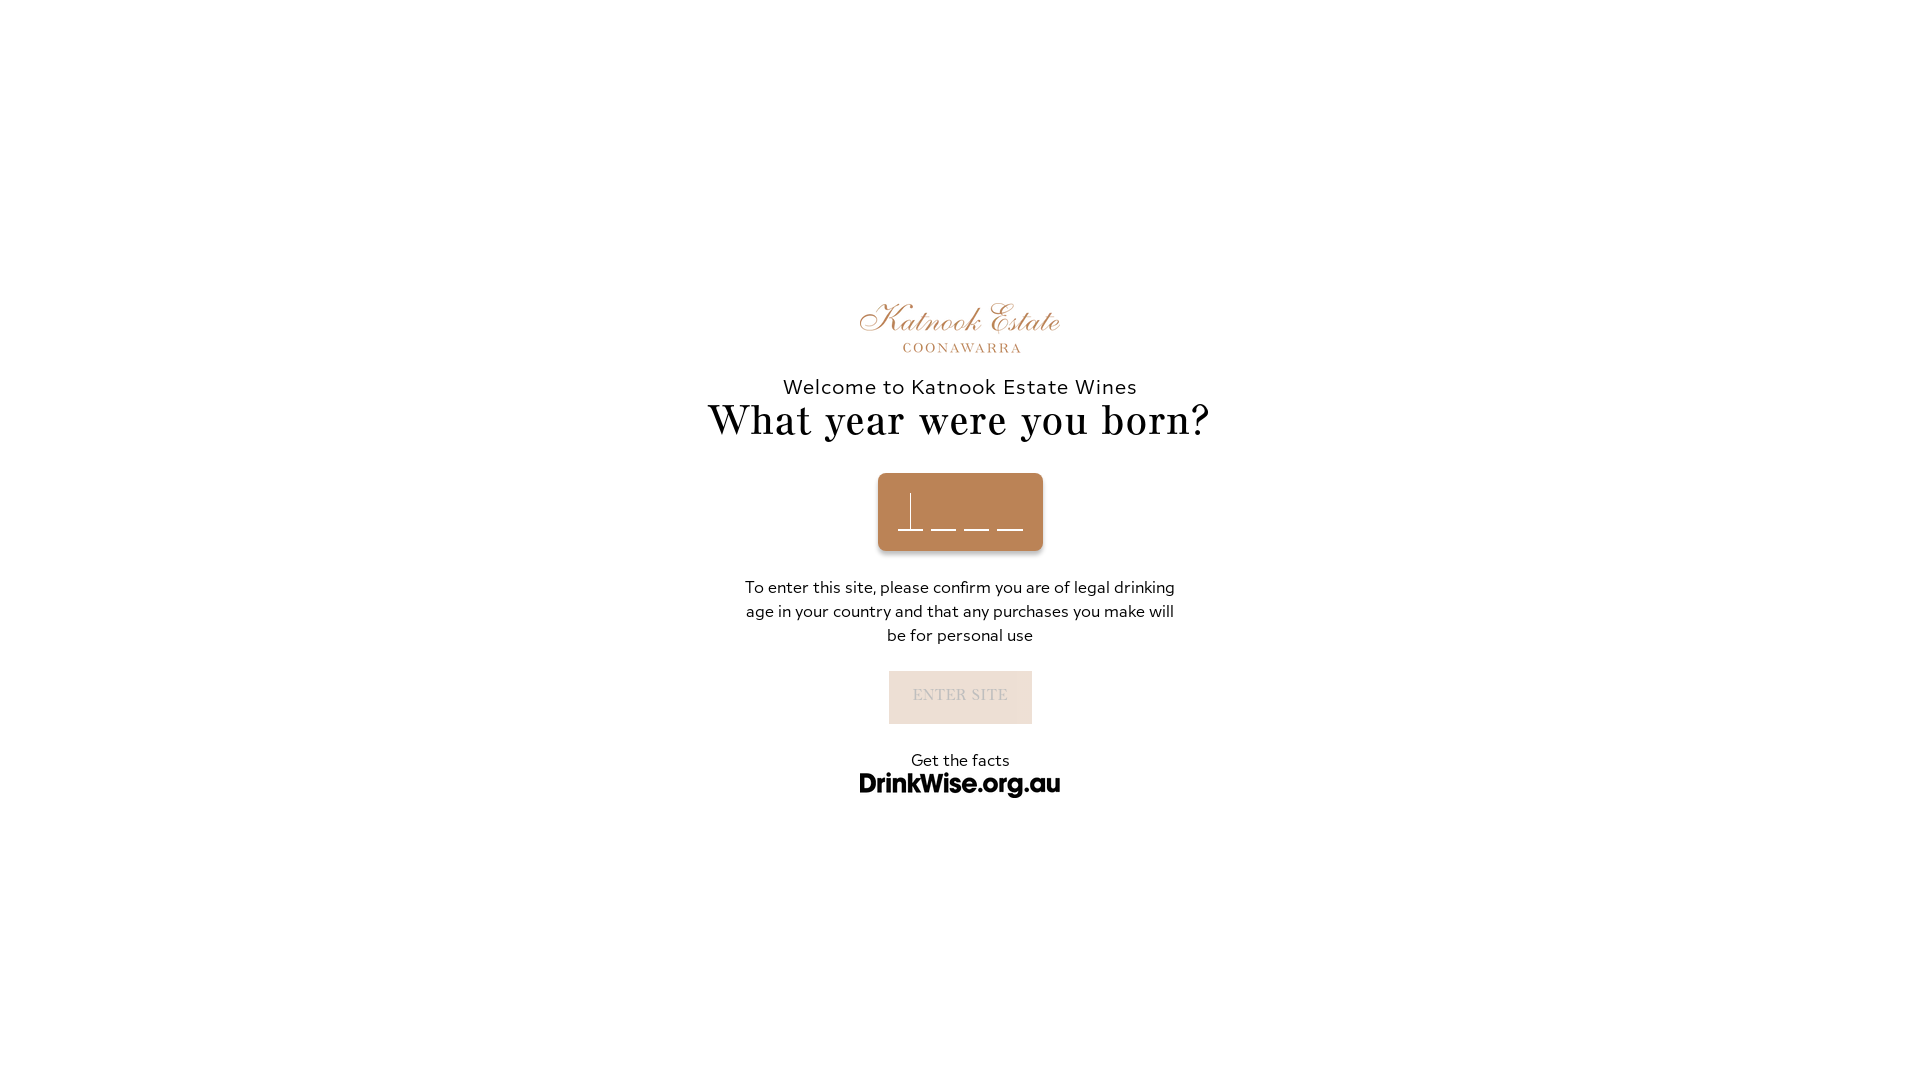 The height and width of the screenshot is (1080, 1920). Describe the element at coordinates (1246, 95) in the screenshot. I see `'JOIN THE CLUB'` at that location.